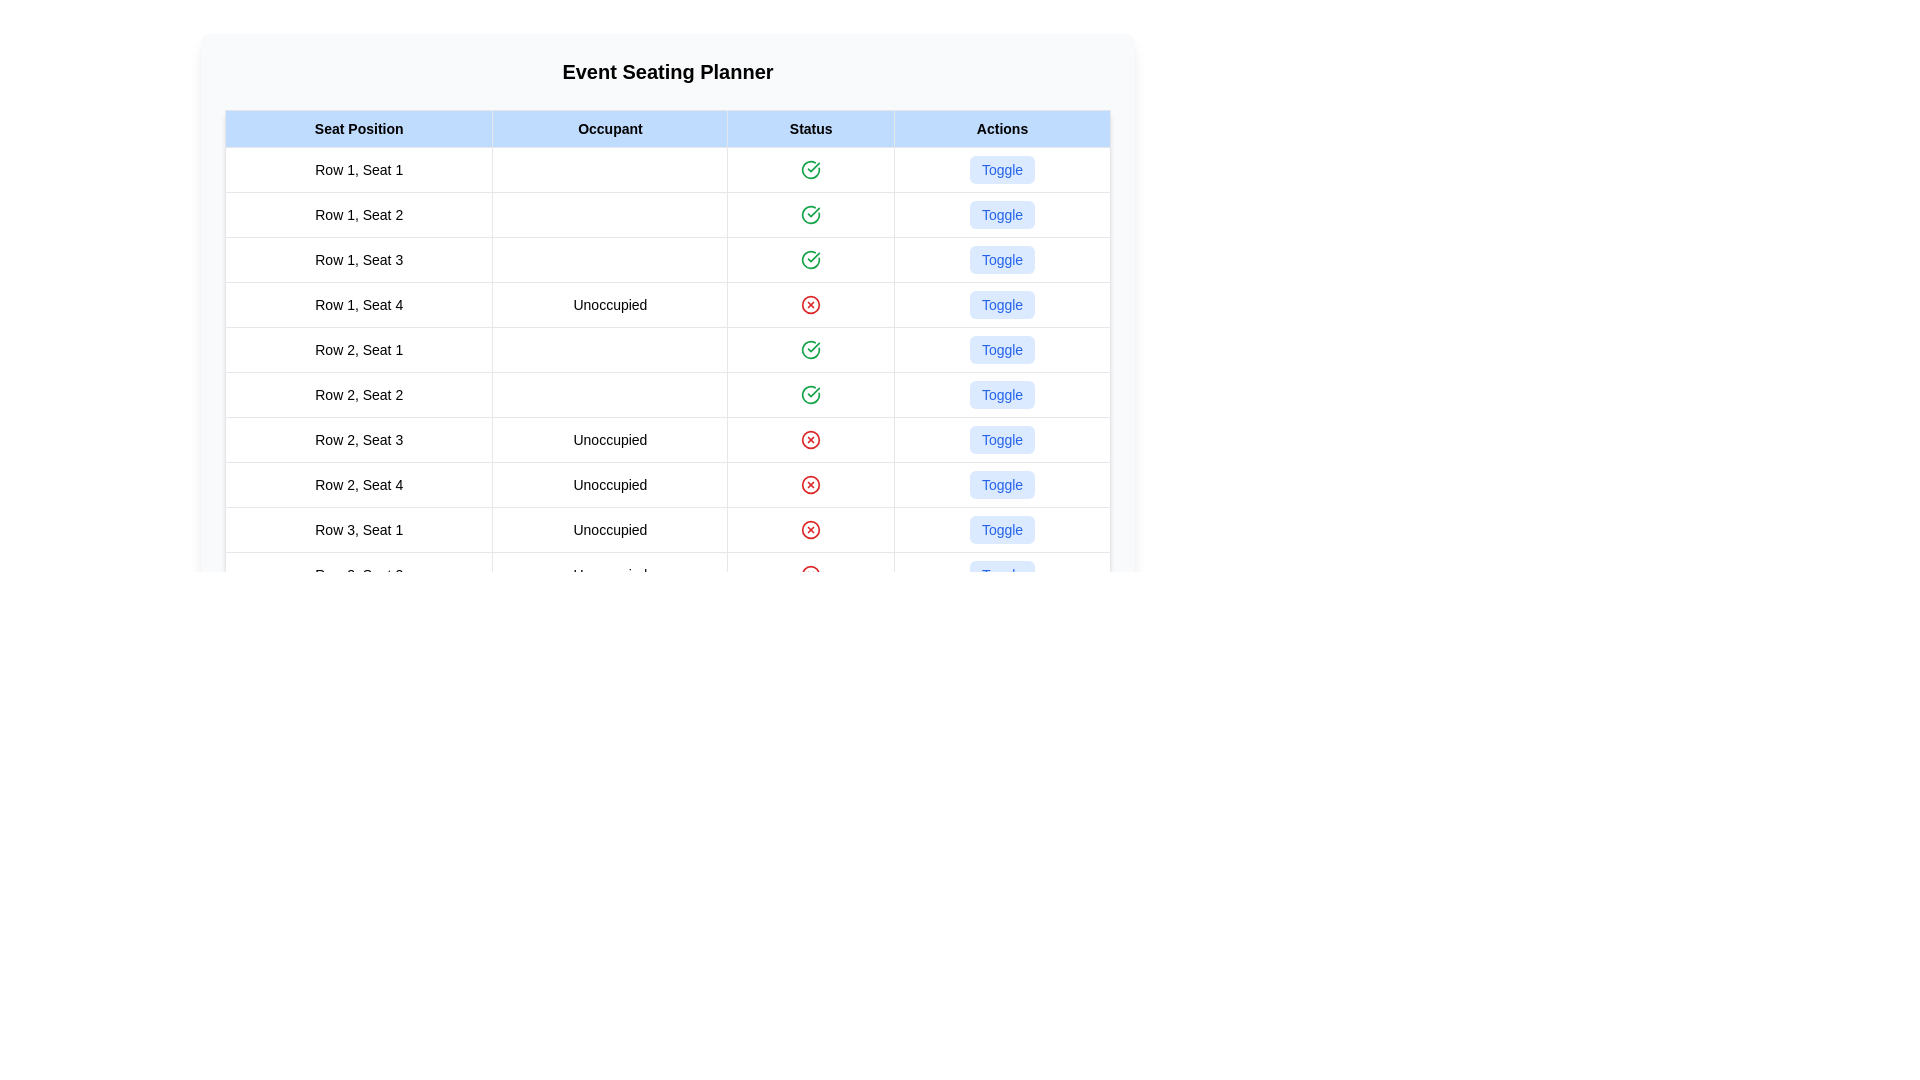  Describe the element at coordinates (359, 485) in the screenshot. I see `the text label displaying 'Row 2, Seat 4', which is styled with a border and padding in a tabular structure` at that location.